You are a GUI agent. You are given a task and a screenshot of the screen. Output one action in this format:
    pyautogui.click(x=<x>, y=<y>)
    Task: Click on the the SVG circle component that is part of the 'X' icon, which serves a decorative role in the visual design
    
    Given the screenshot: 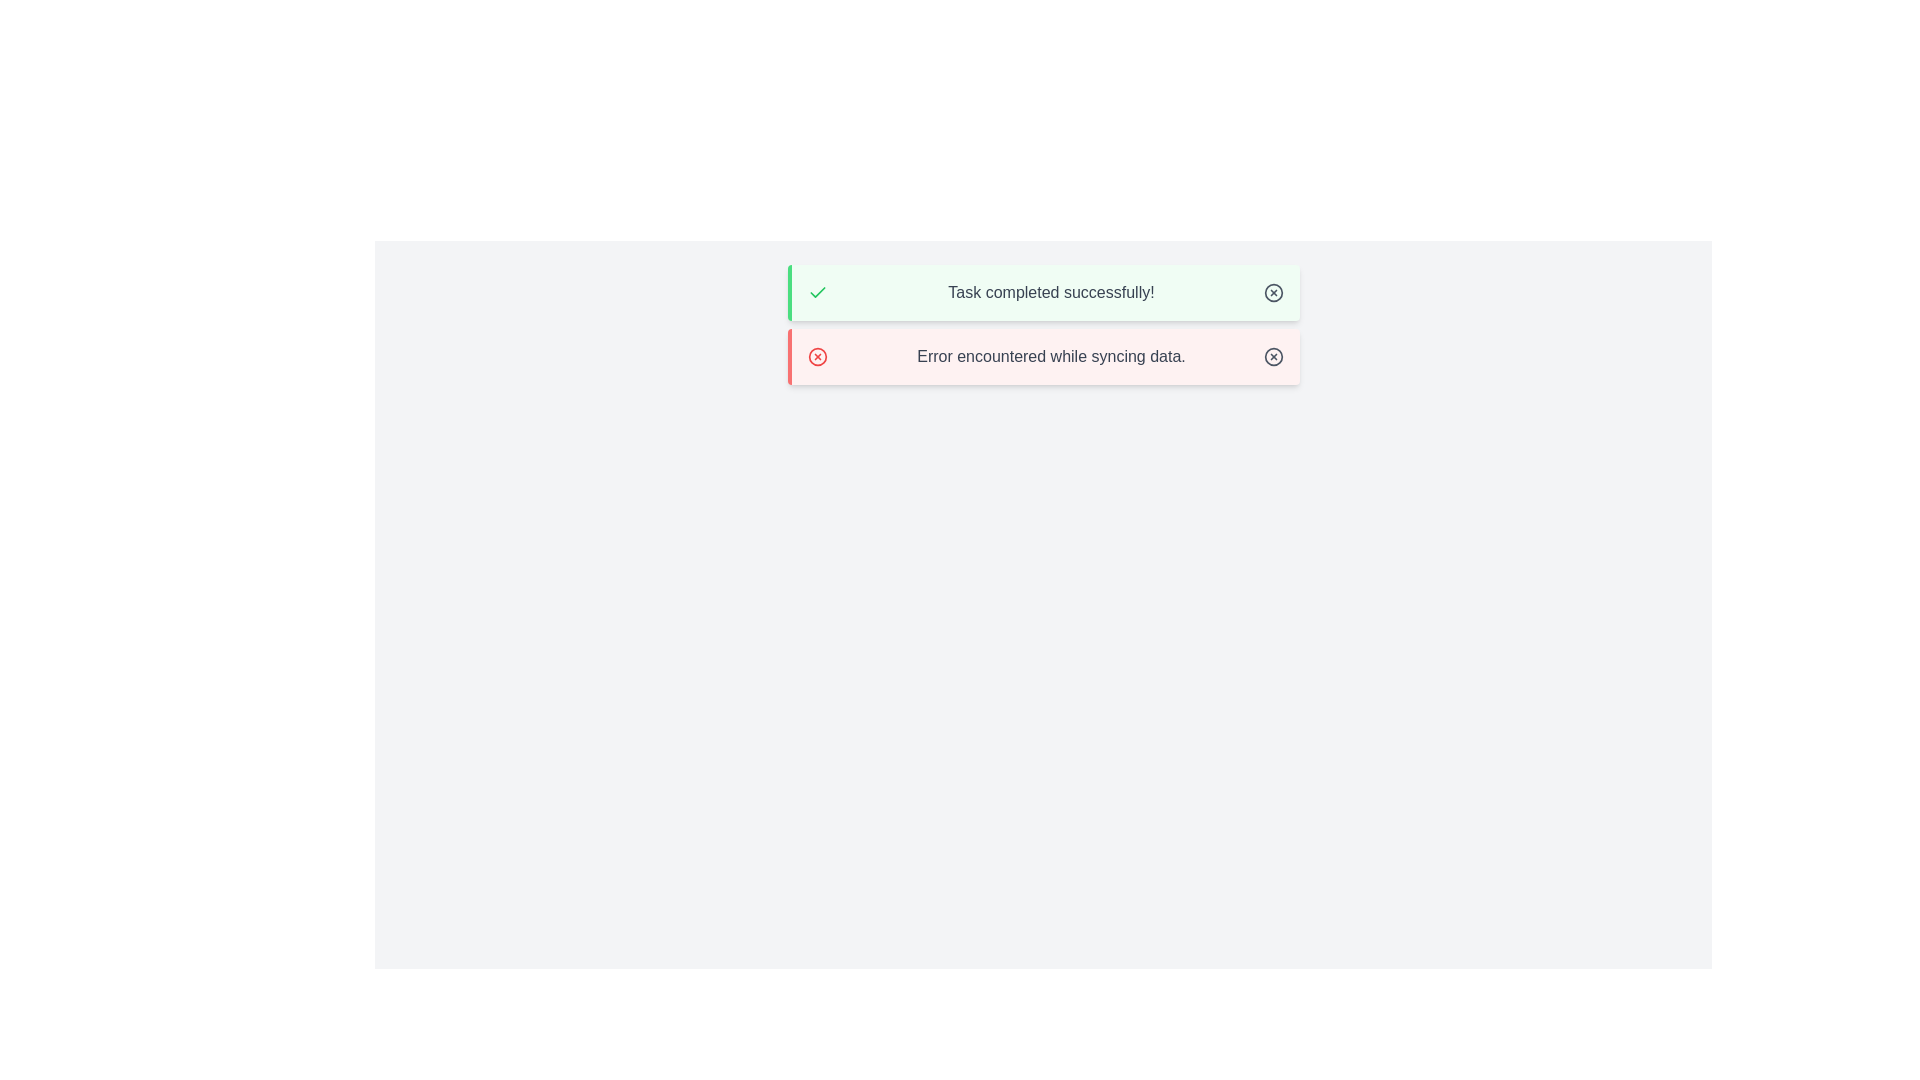 What is the action you would take?
    pyautogui.click(x=1272, y=293)
    